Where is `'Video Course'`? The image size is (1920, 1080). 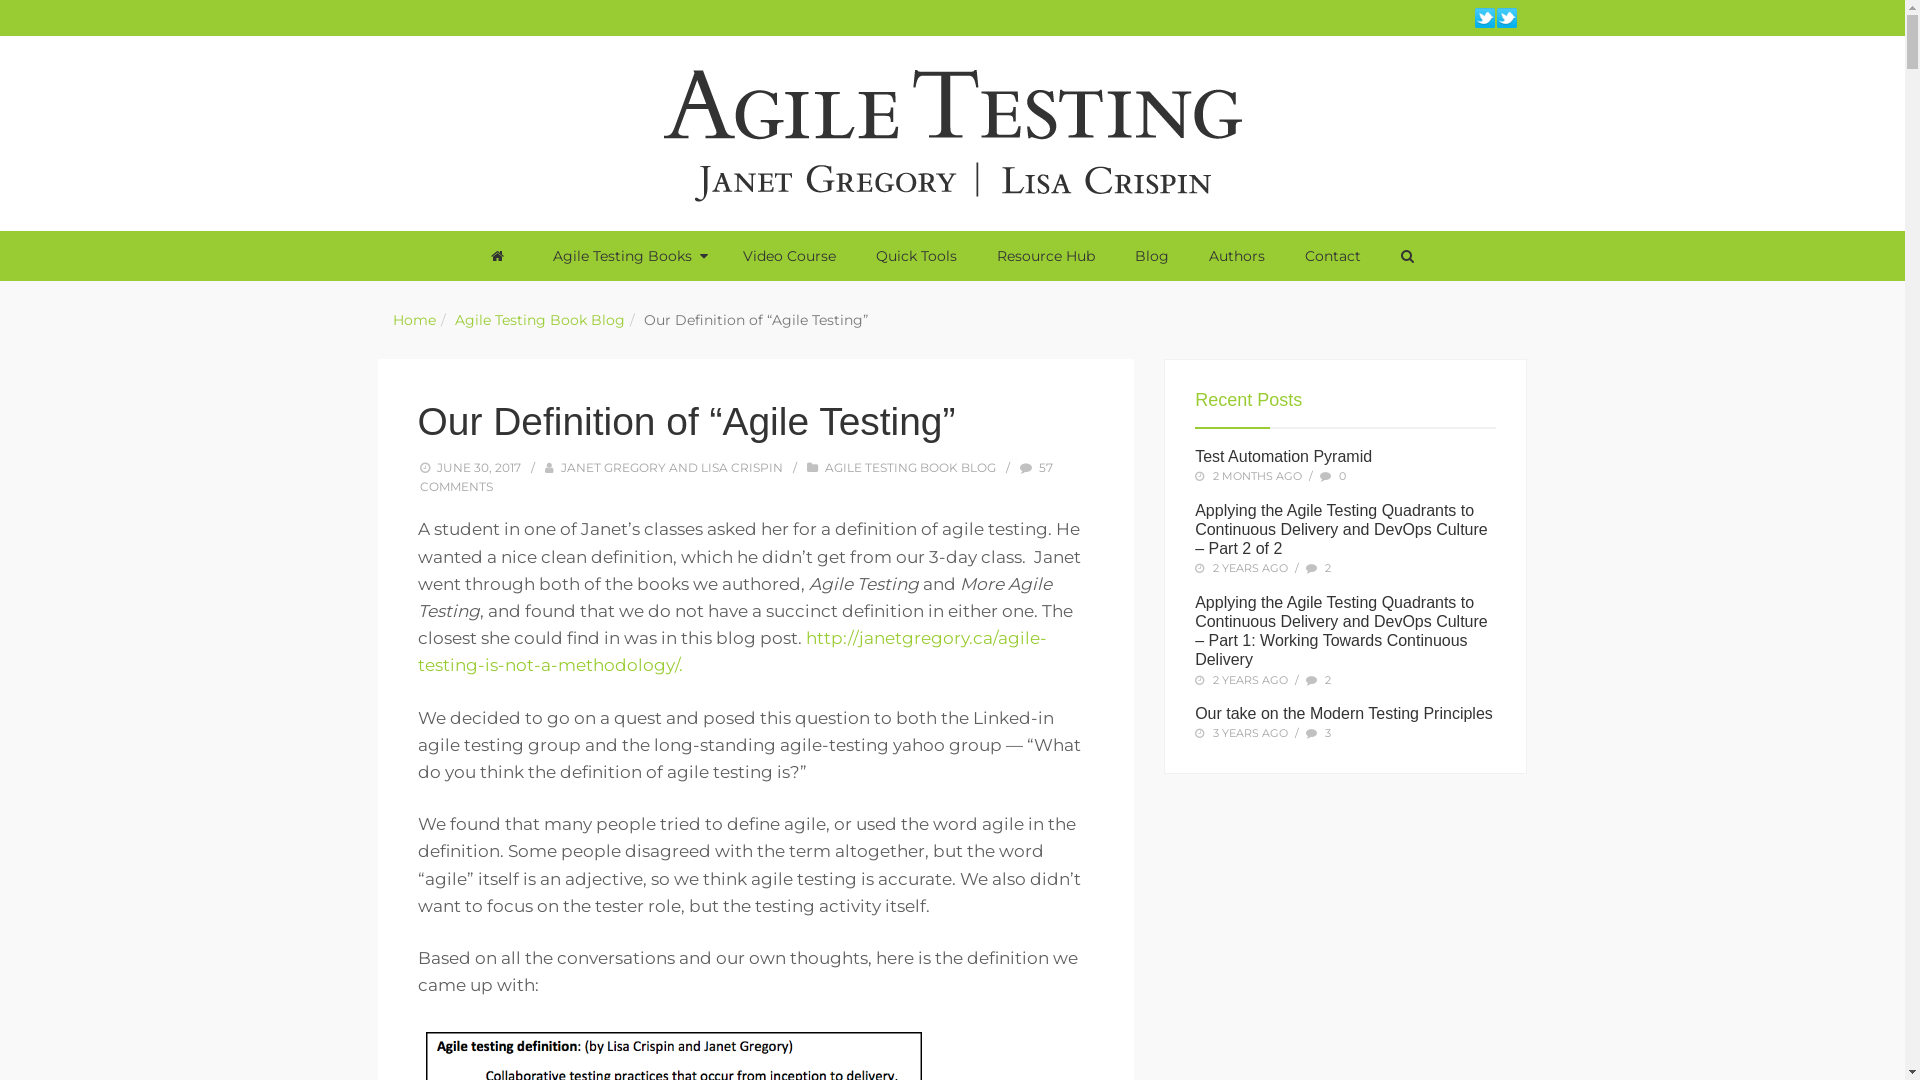
'Video Course' is located at coordinates (720, 254).